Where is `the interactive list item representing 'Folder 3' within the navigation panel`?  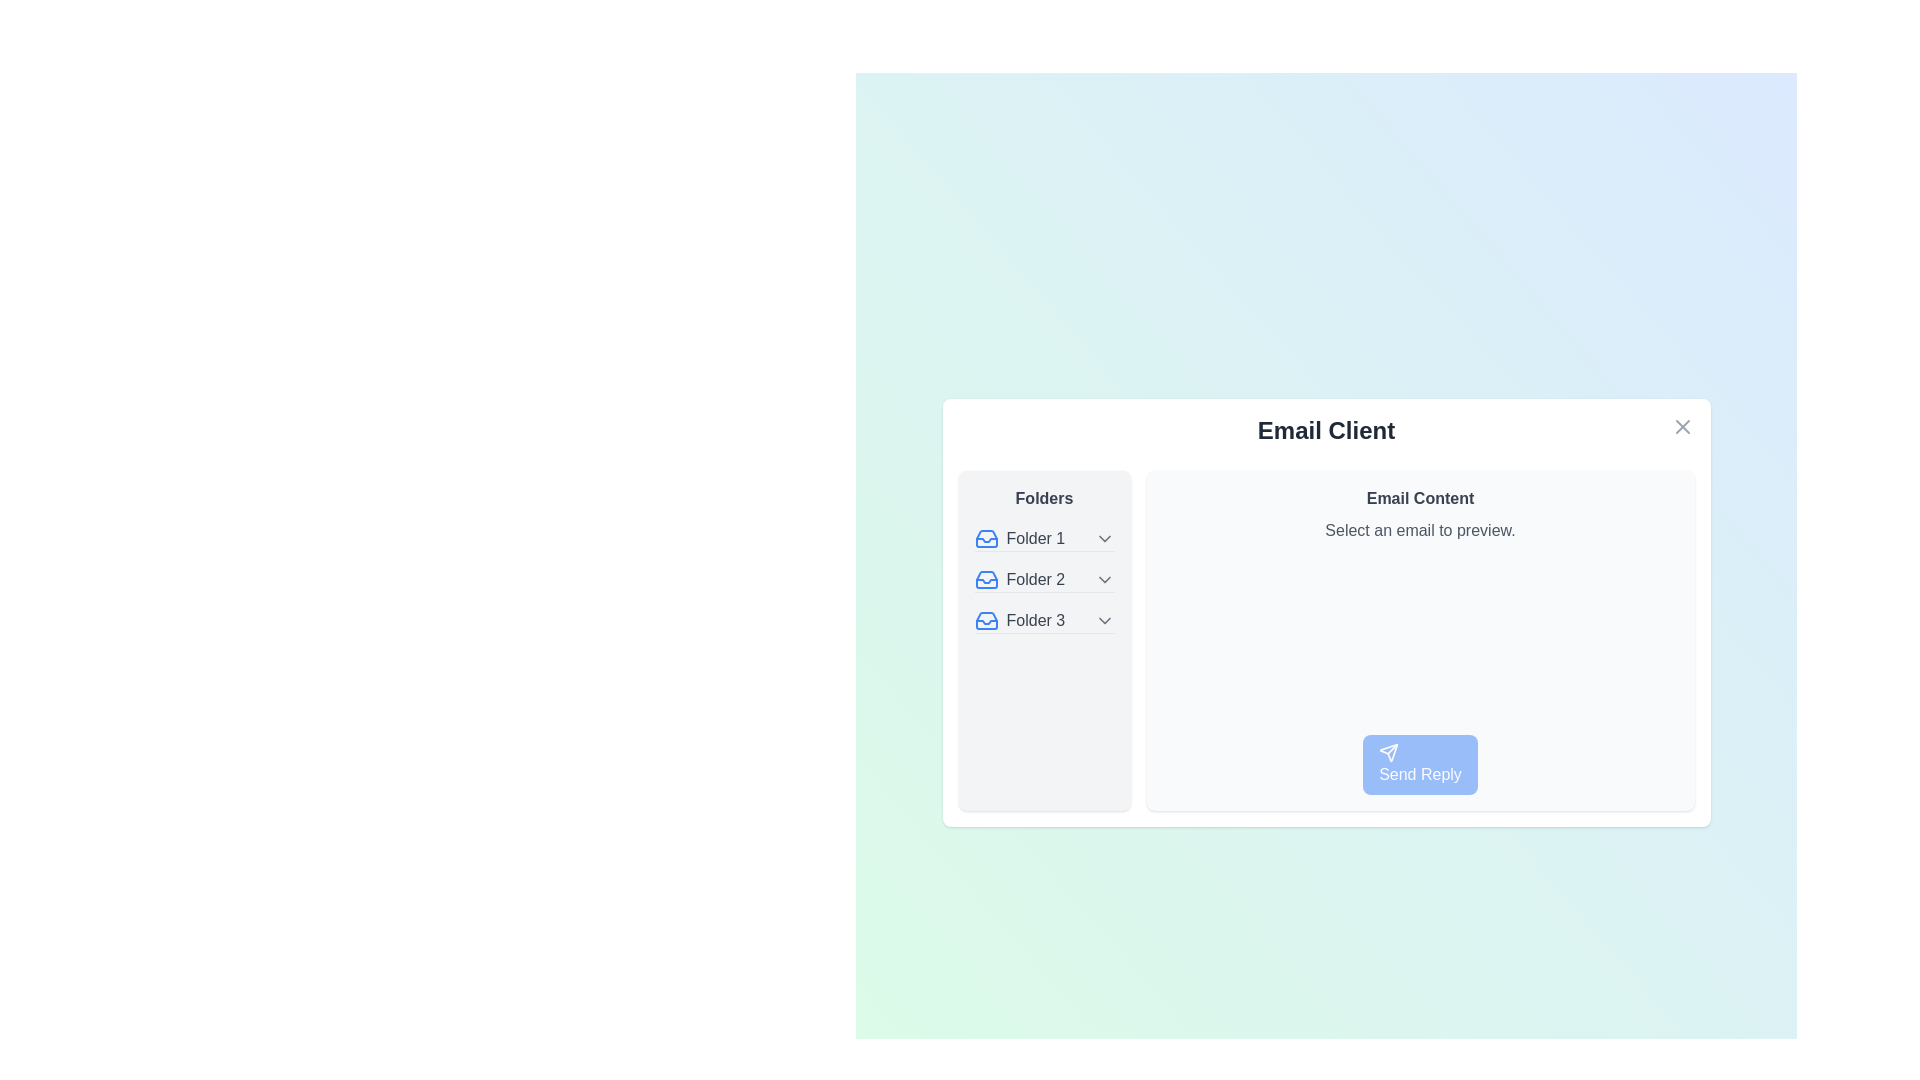 the interactive list item representing 'Folder 3' within the navigation panel is located at coordinates (1043, 620).